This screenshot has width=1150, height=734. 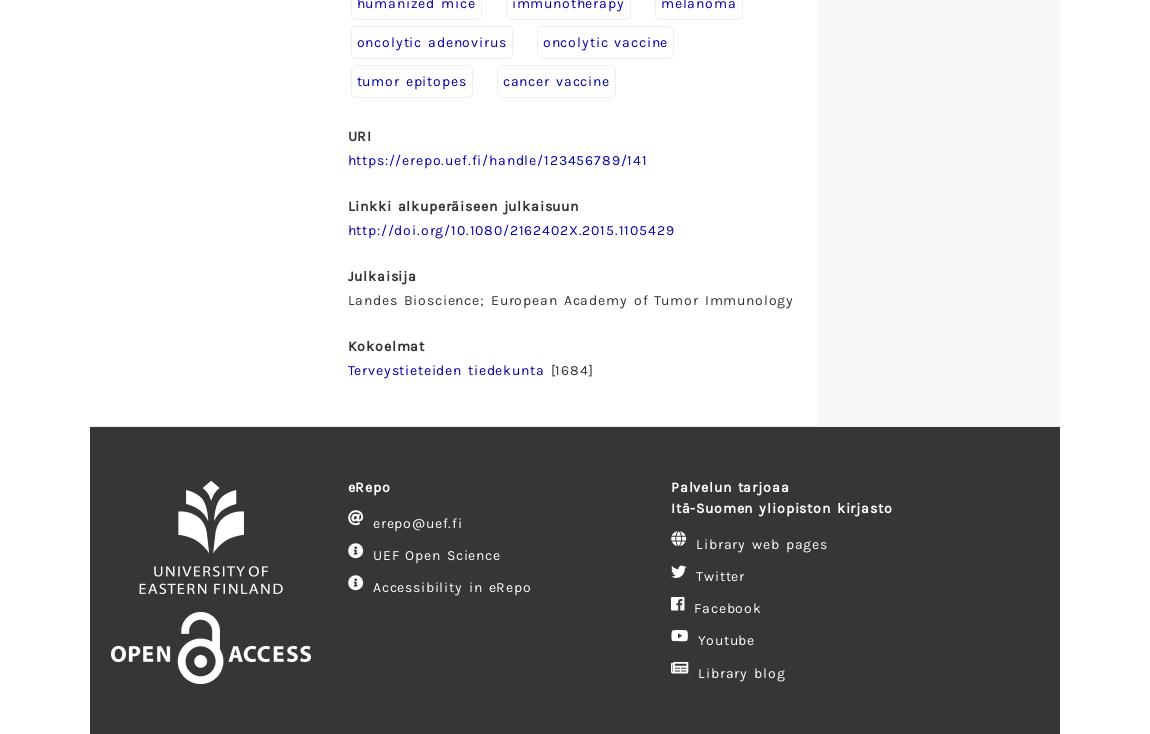 I want to click on 'eRepo', so click(x=368, y=486).